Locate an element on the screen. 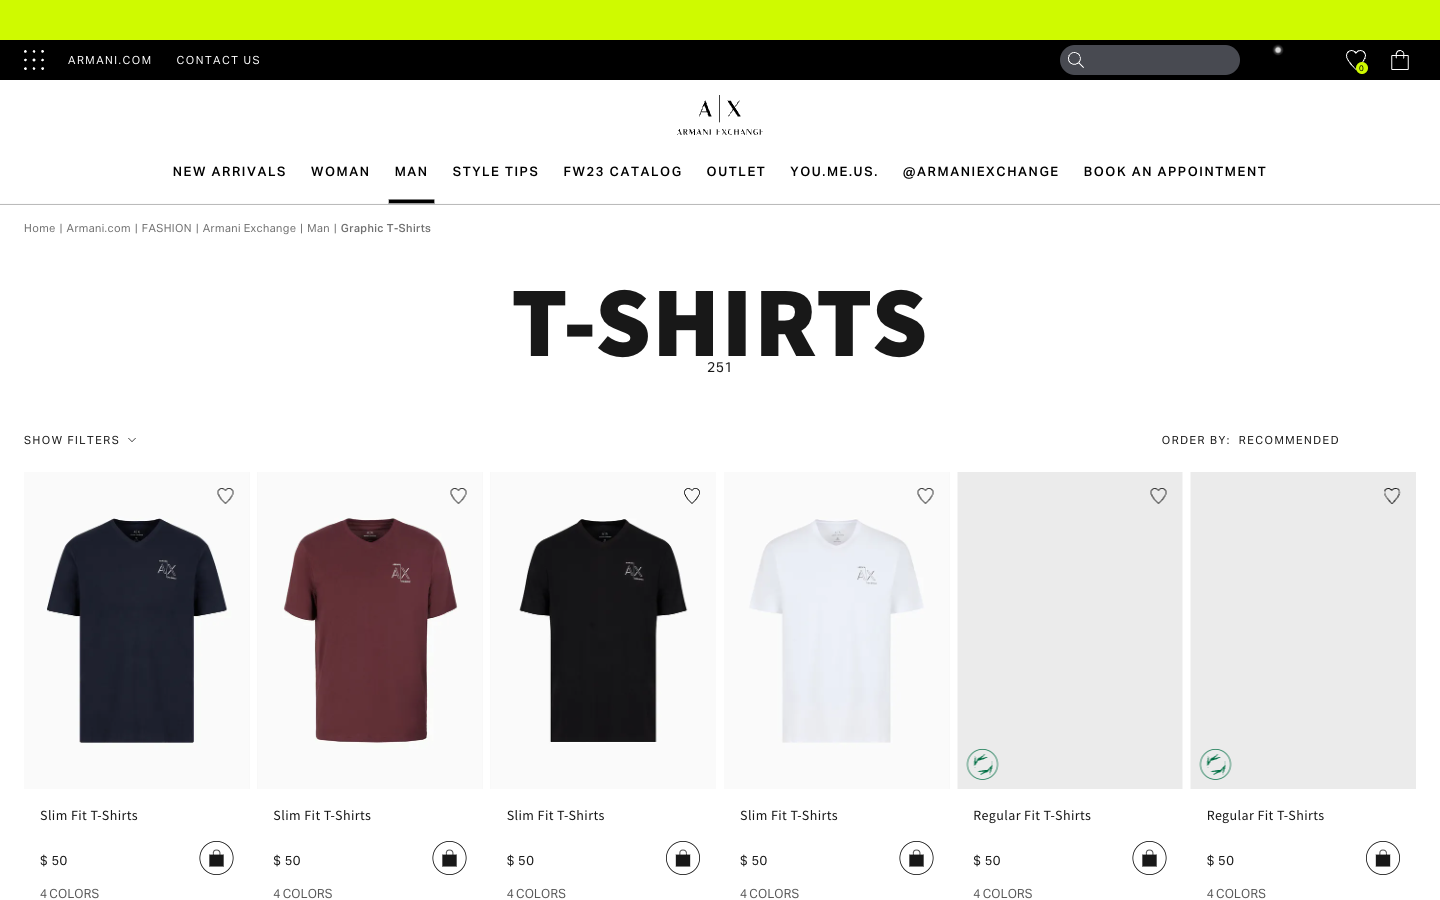  From the top menu, select and click on the @ArmaniExchange option to access it is located at coordinates (980, 171).